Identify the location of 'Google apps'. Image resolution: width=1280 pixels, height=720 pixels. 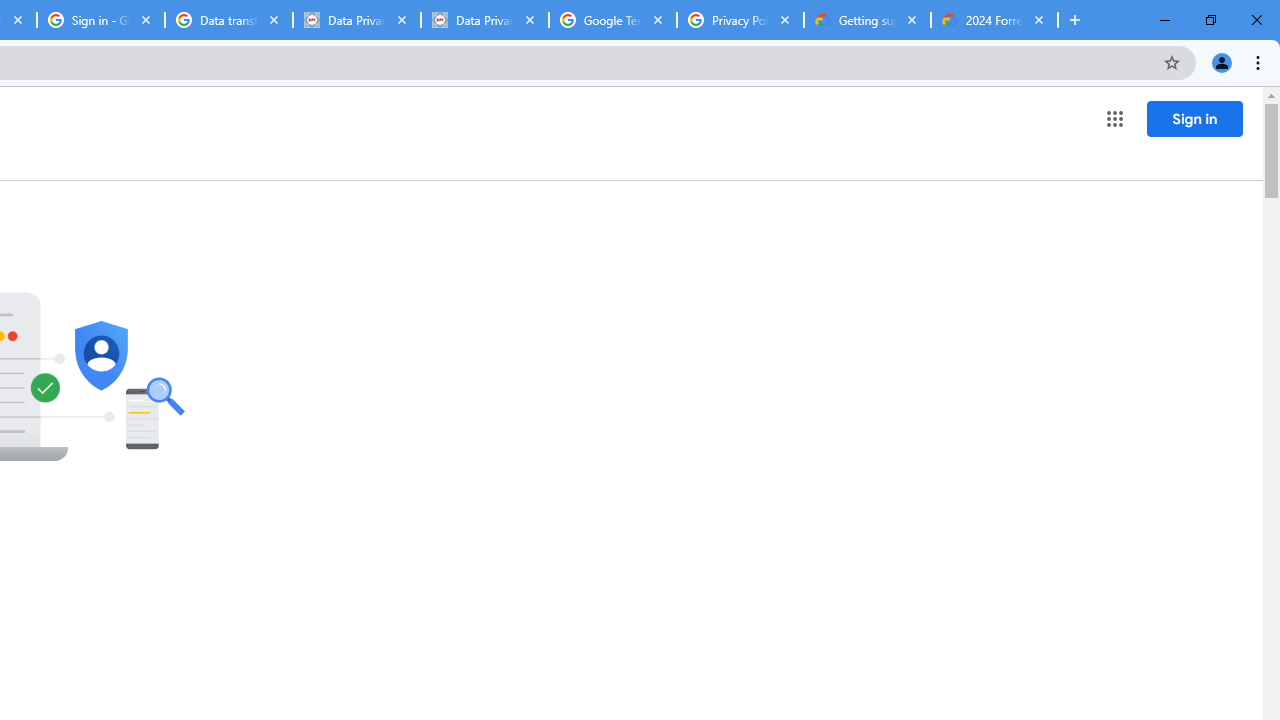
(1113, 119).